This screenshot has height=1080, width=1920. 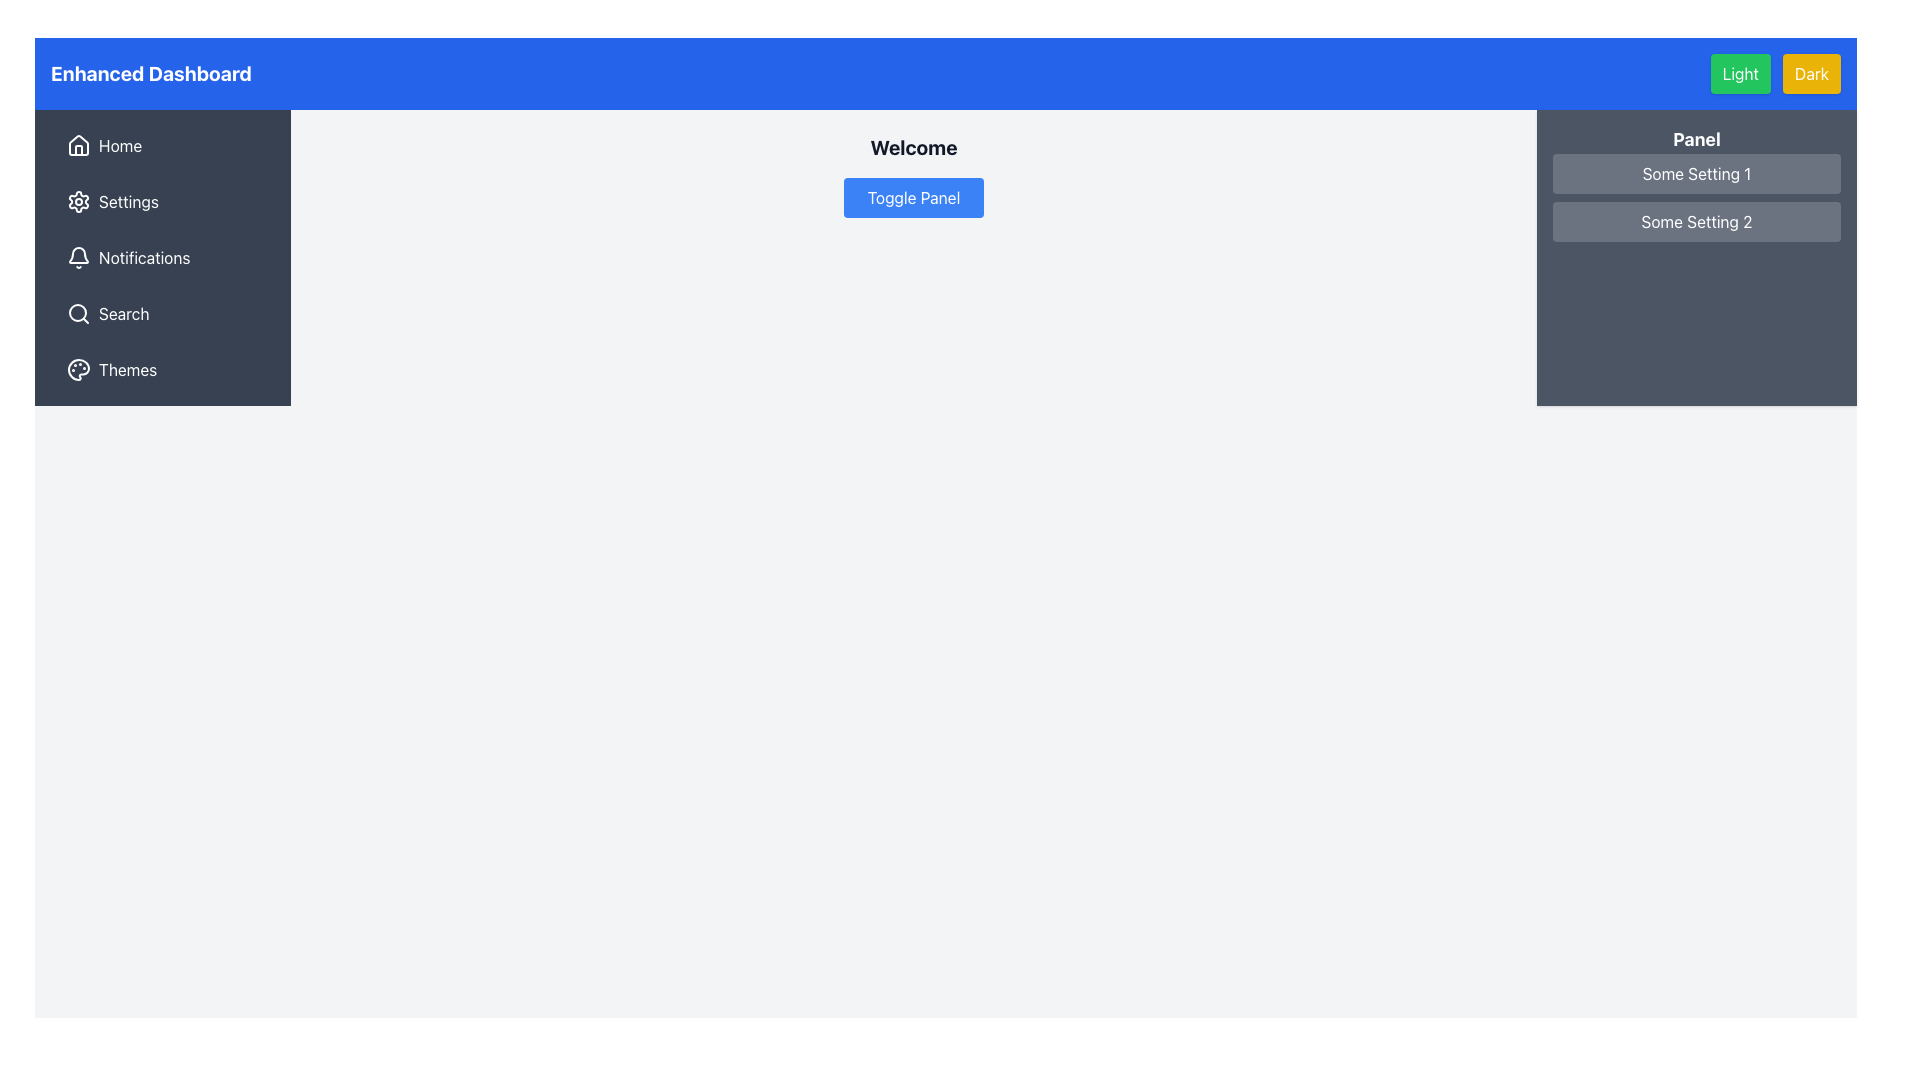 I want to click on the inner circle of the magnifying glass icon in the vertical menu on the left sidebar, so click(x=77, y=312).